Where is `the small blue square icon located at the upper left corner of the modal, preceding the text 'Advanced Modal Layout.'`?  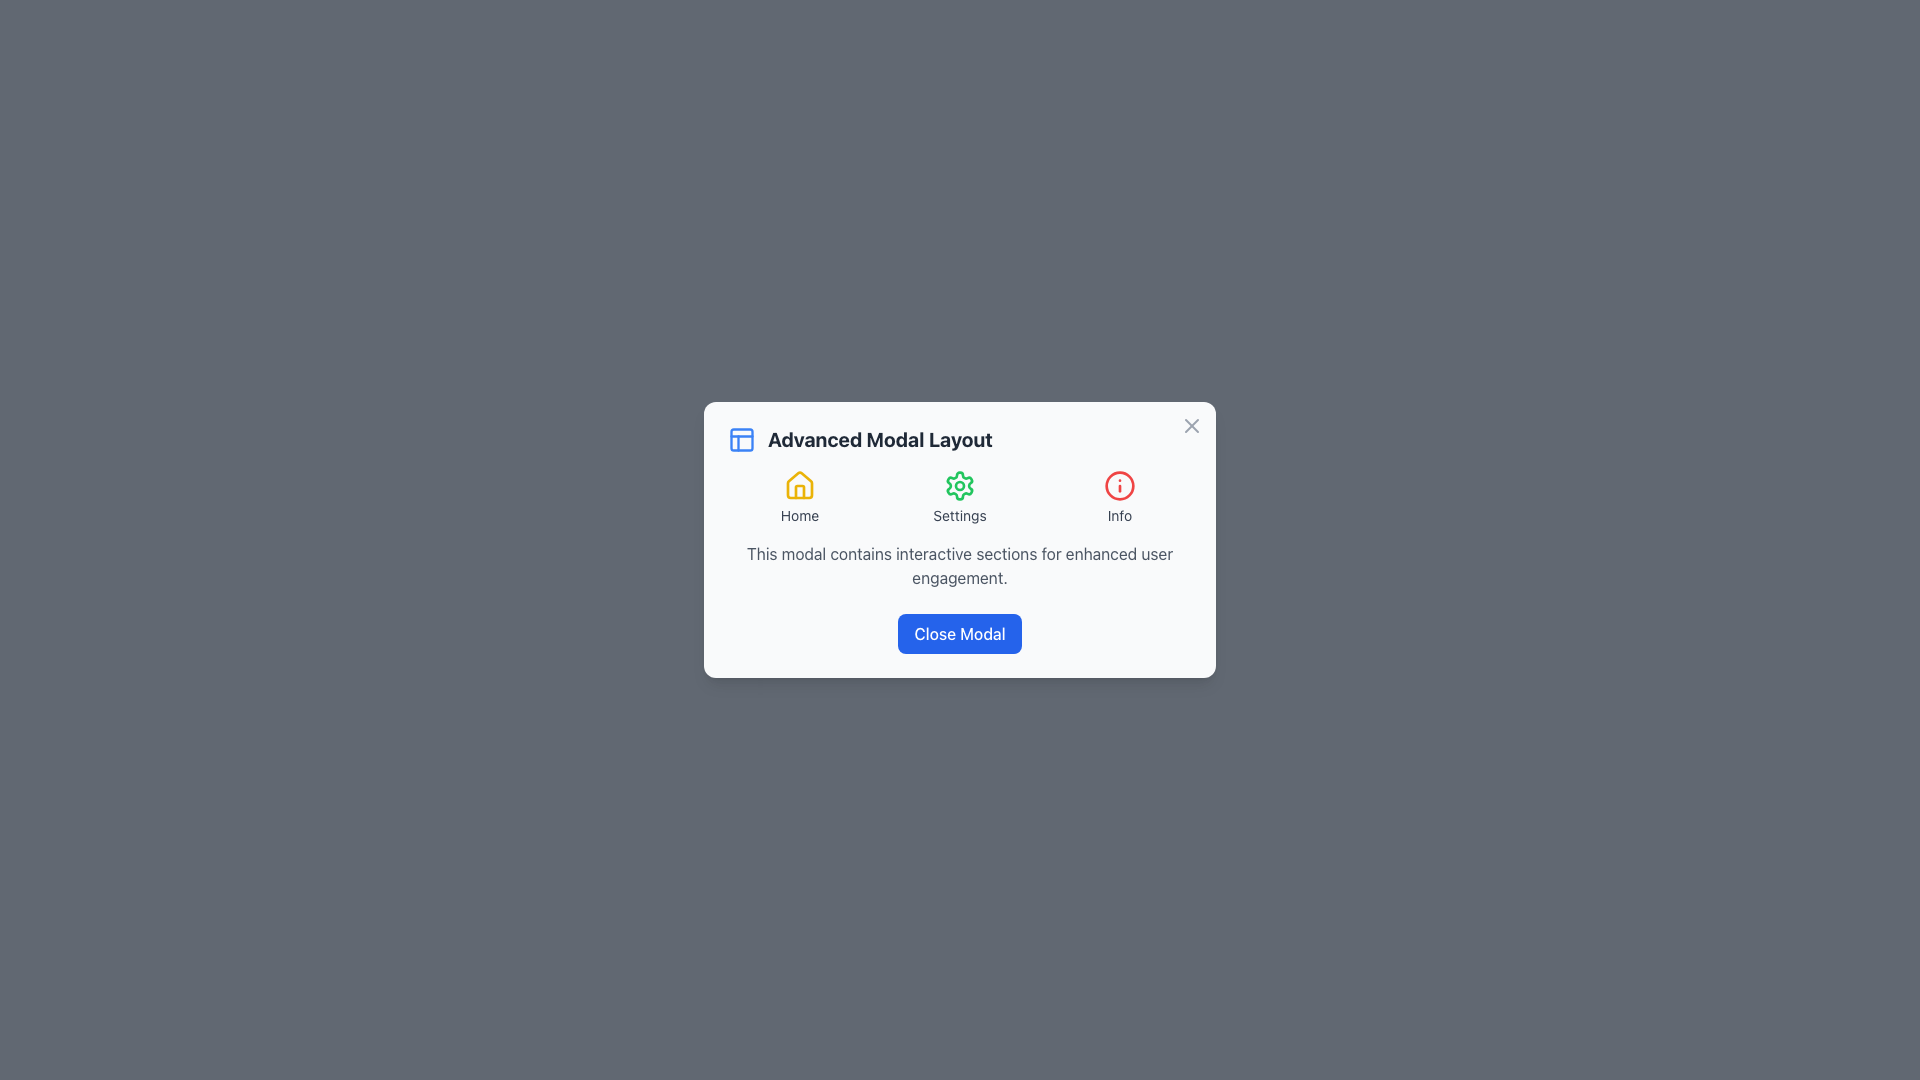 the small blue square icon located at the upper left corner of the modal, preceding the text 'Advanced Modal Layout.' is located at coordinates (741, 438).